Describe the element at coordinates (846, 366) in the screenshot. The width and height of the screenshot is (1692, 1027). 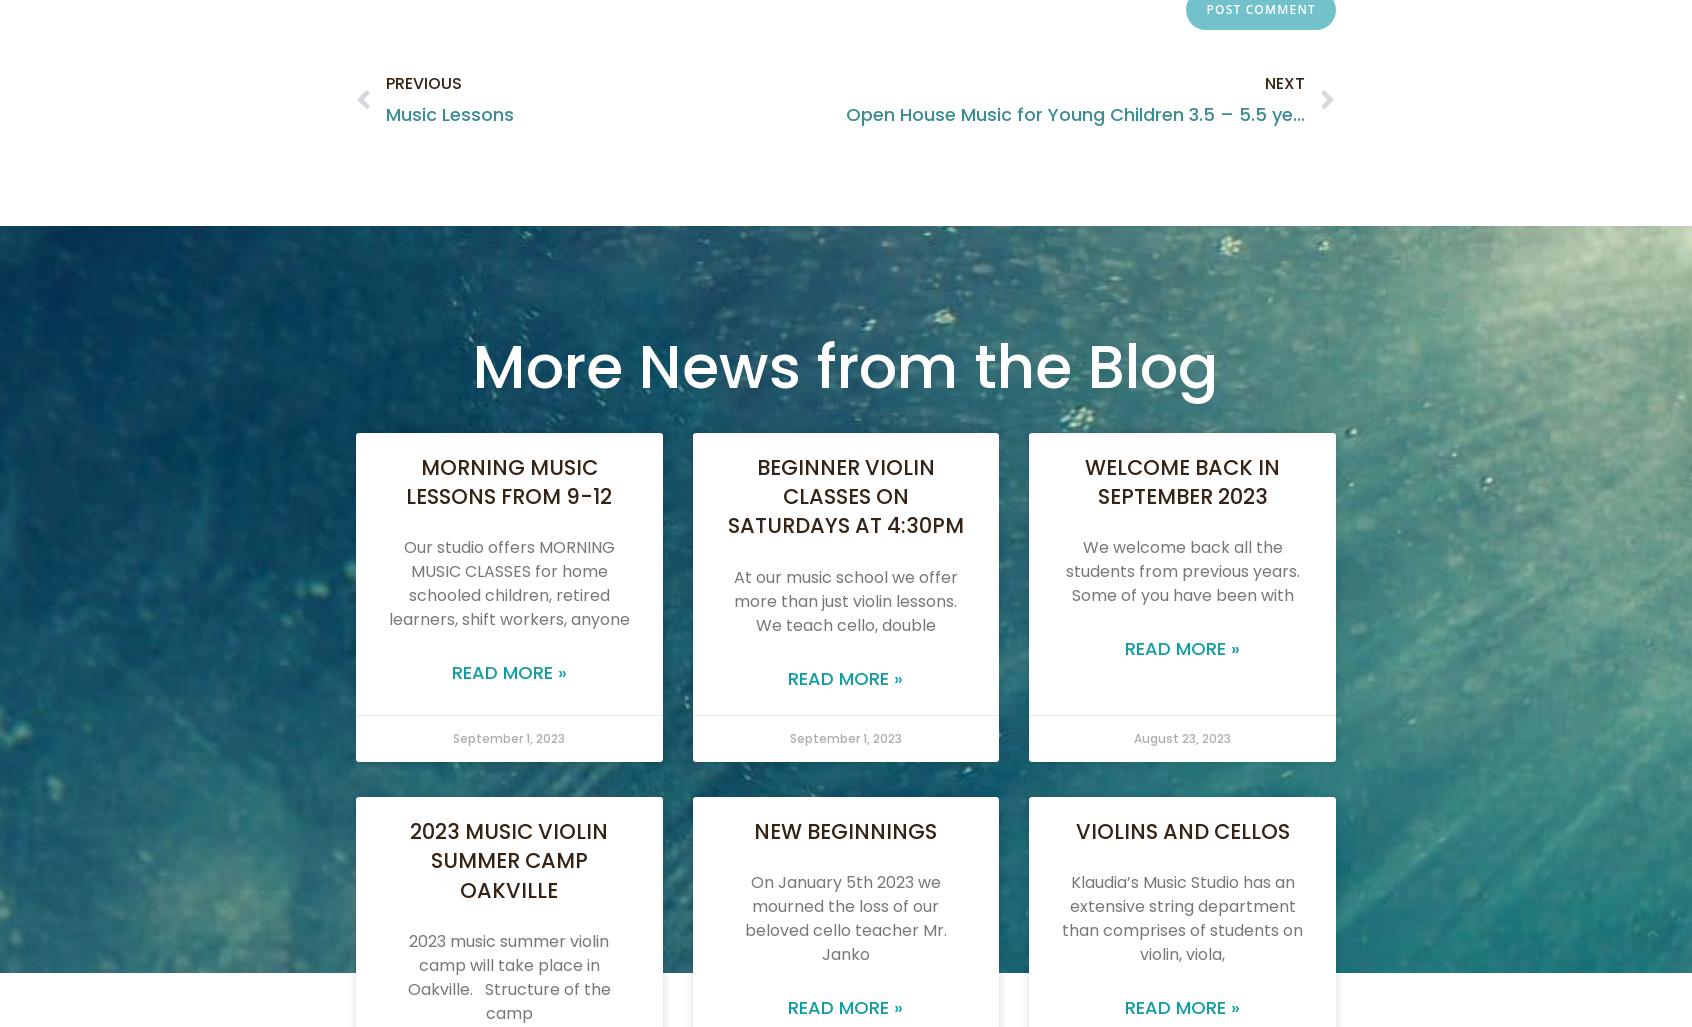
I see `'More News from the Blog'` at that location.